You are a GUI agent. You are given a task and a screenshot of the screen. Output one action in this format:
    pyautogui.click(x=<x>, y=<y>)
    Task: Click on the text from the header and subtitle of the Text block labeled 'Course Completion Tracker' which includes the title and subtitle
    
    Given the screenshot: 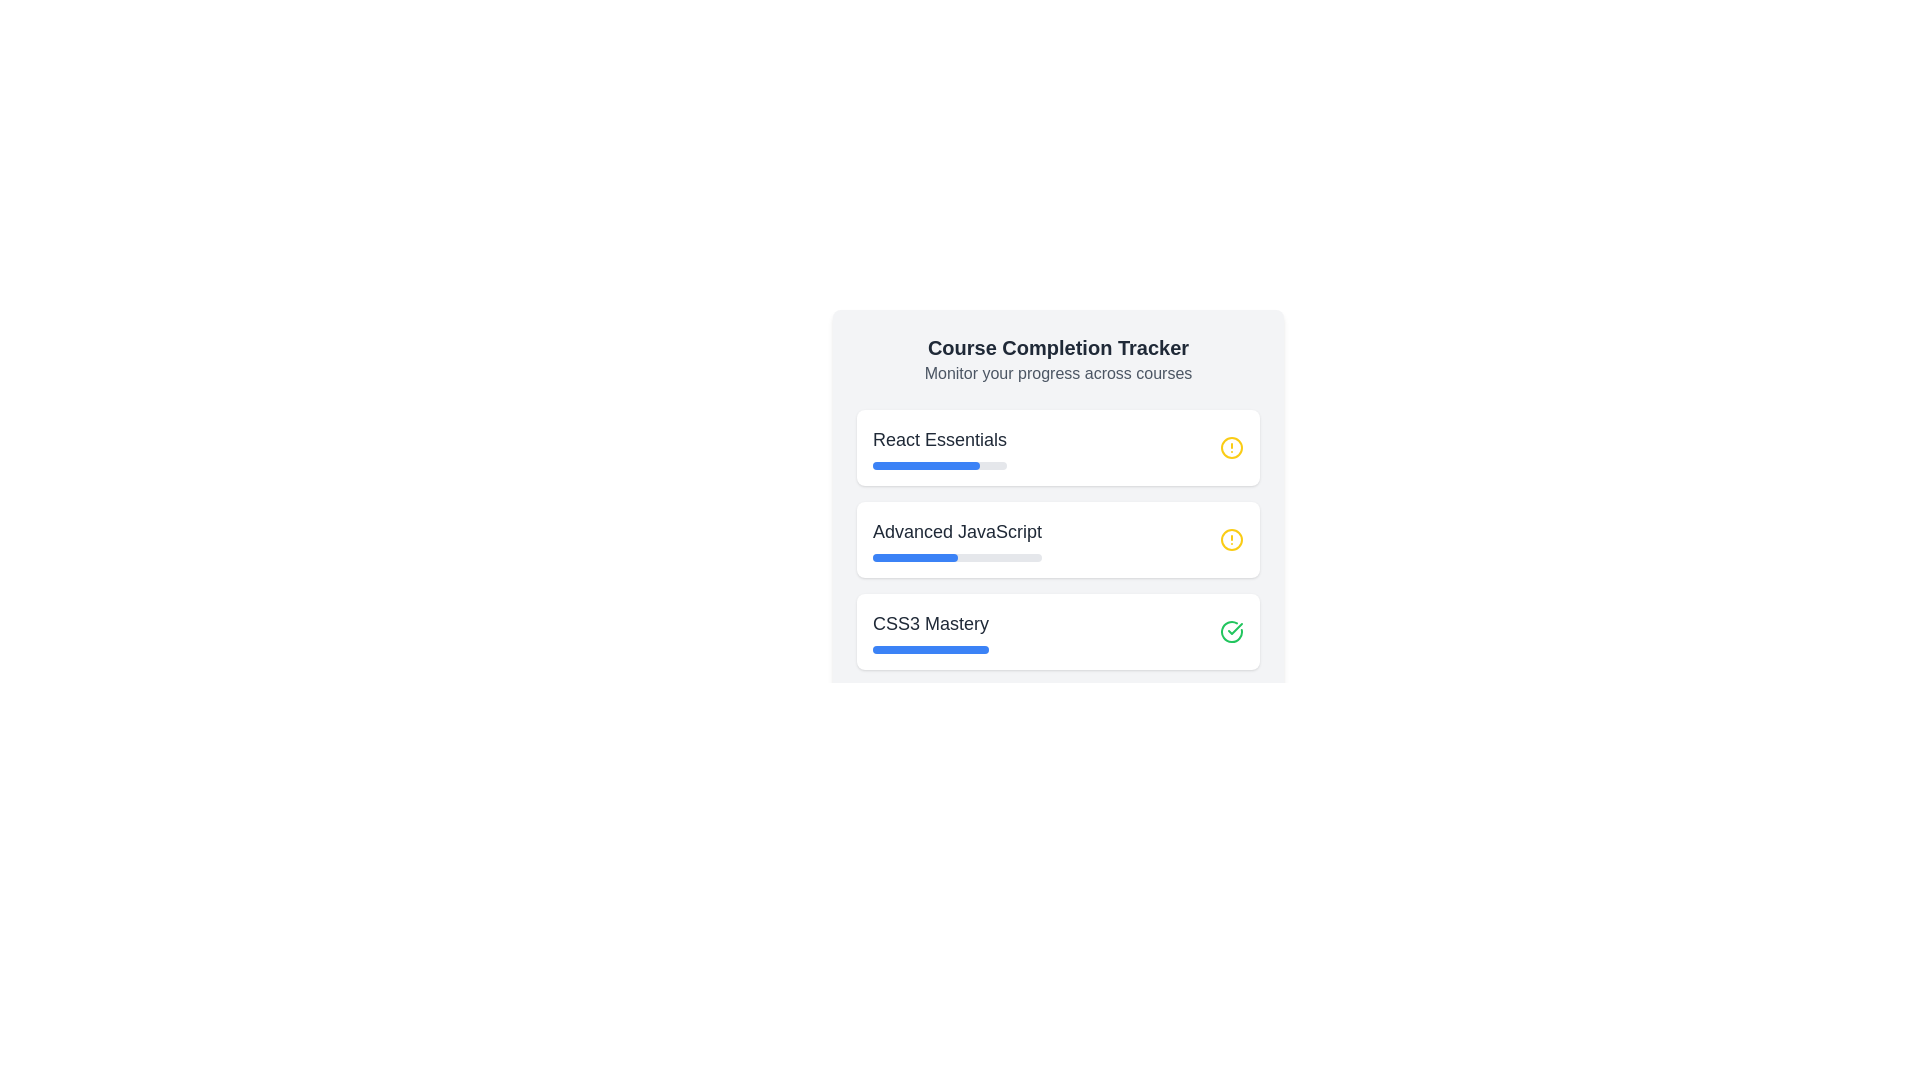 What is the action you would take?
    pyautogui.click(x=1057, y=358)
    